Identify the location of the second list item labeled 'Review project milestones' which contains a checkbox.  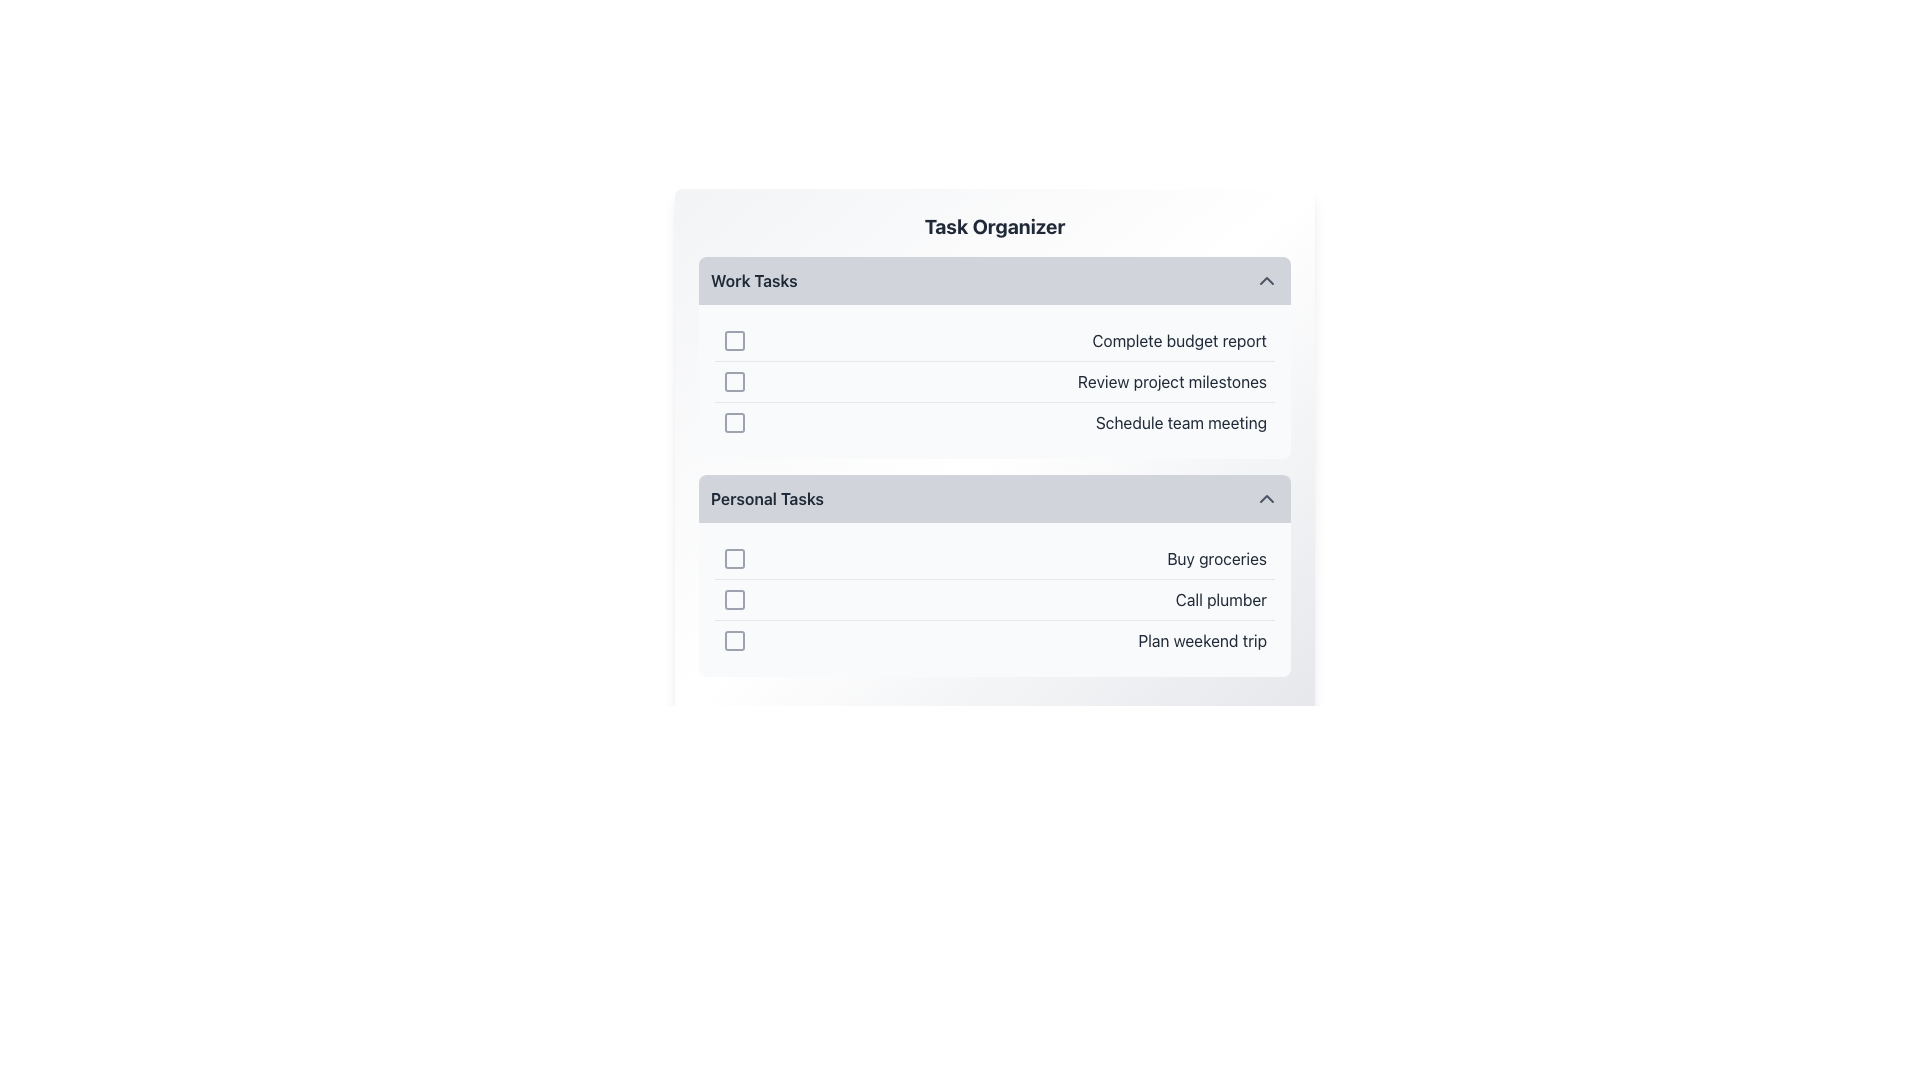
(994, 382).